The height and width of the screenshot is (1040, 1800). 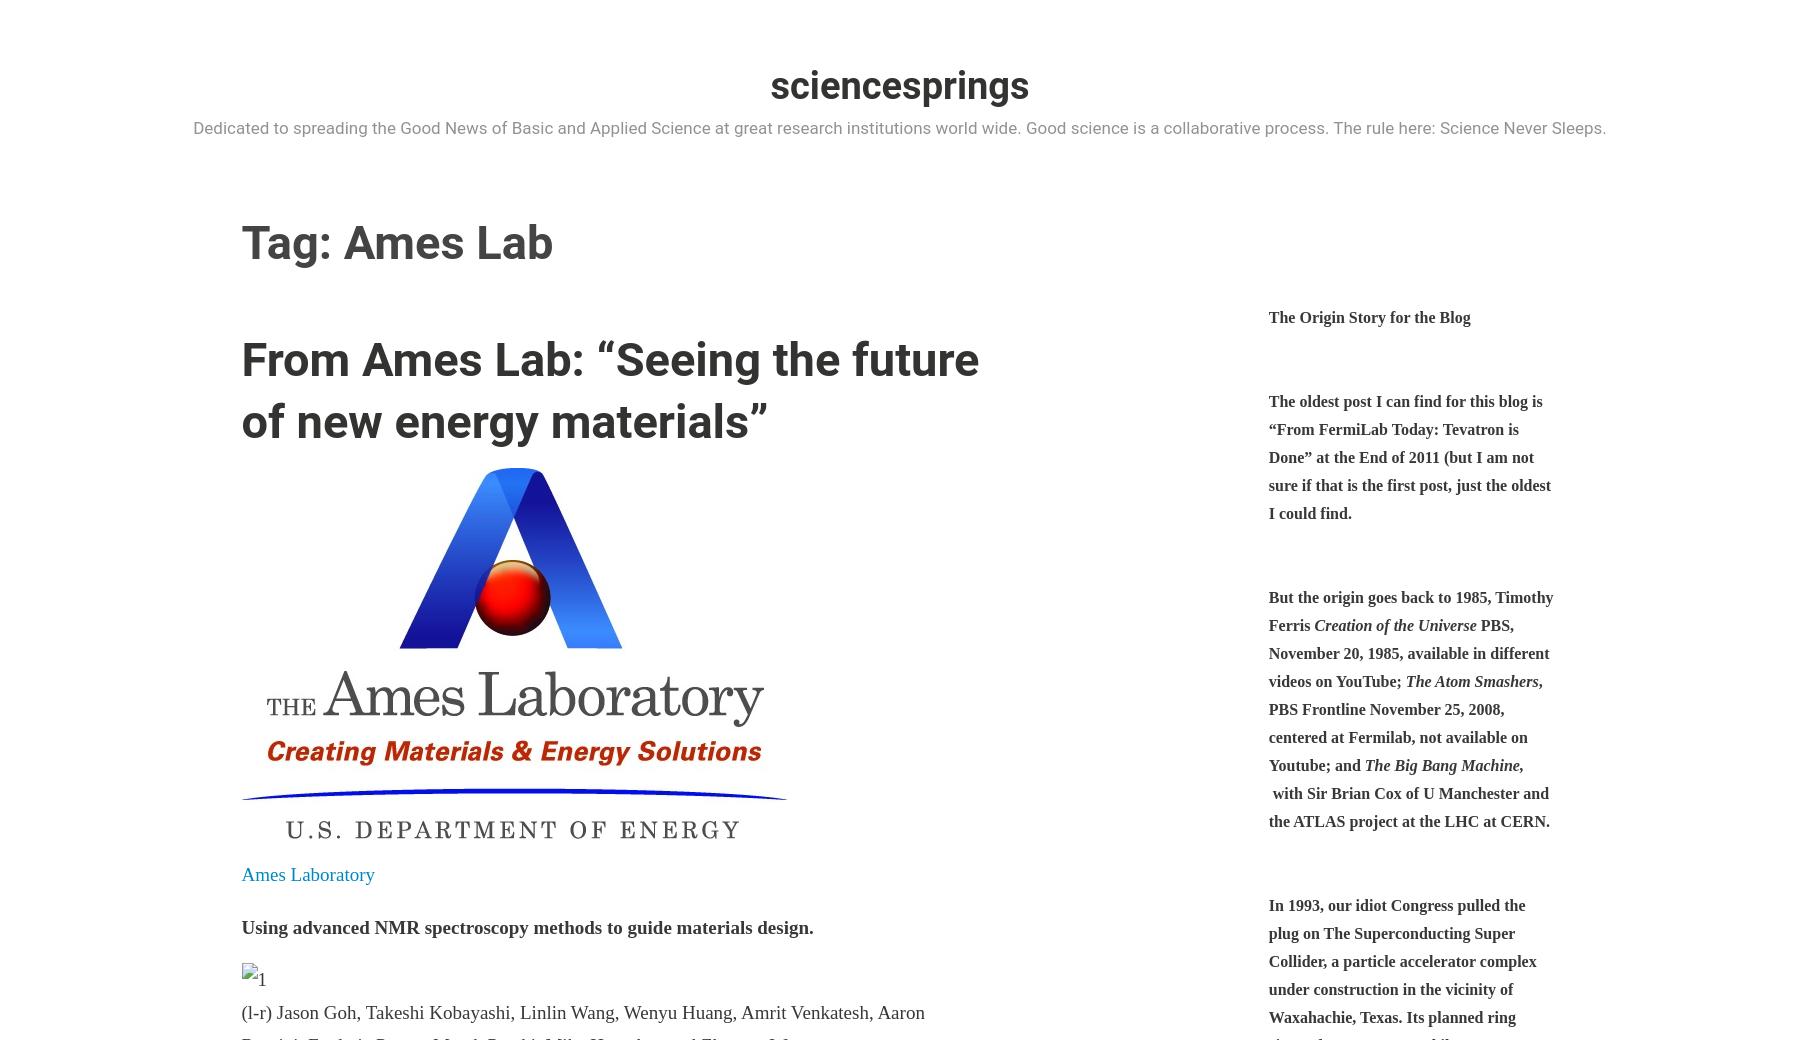 What do you see at coordinates (1267, 315) in the screenshot?
I see `'The Origin Story for the Blog'` at bounding box center [1267, 315].